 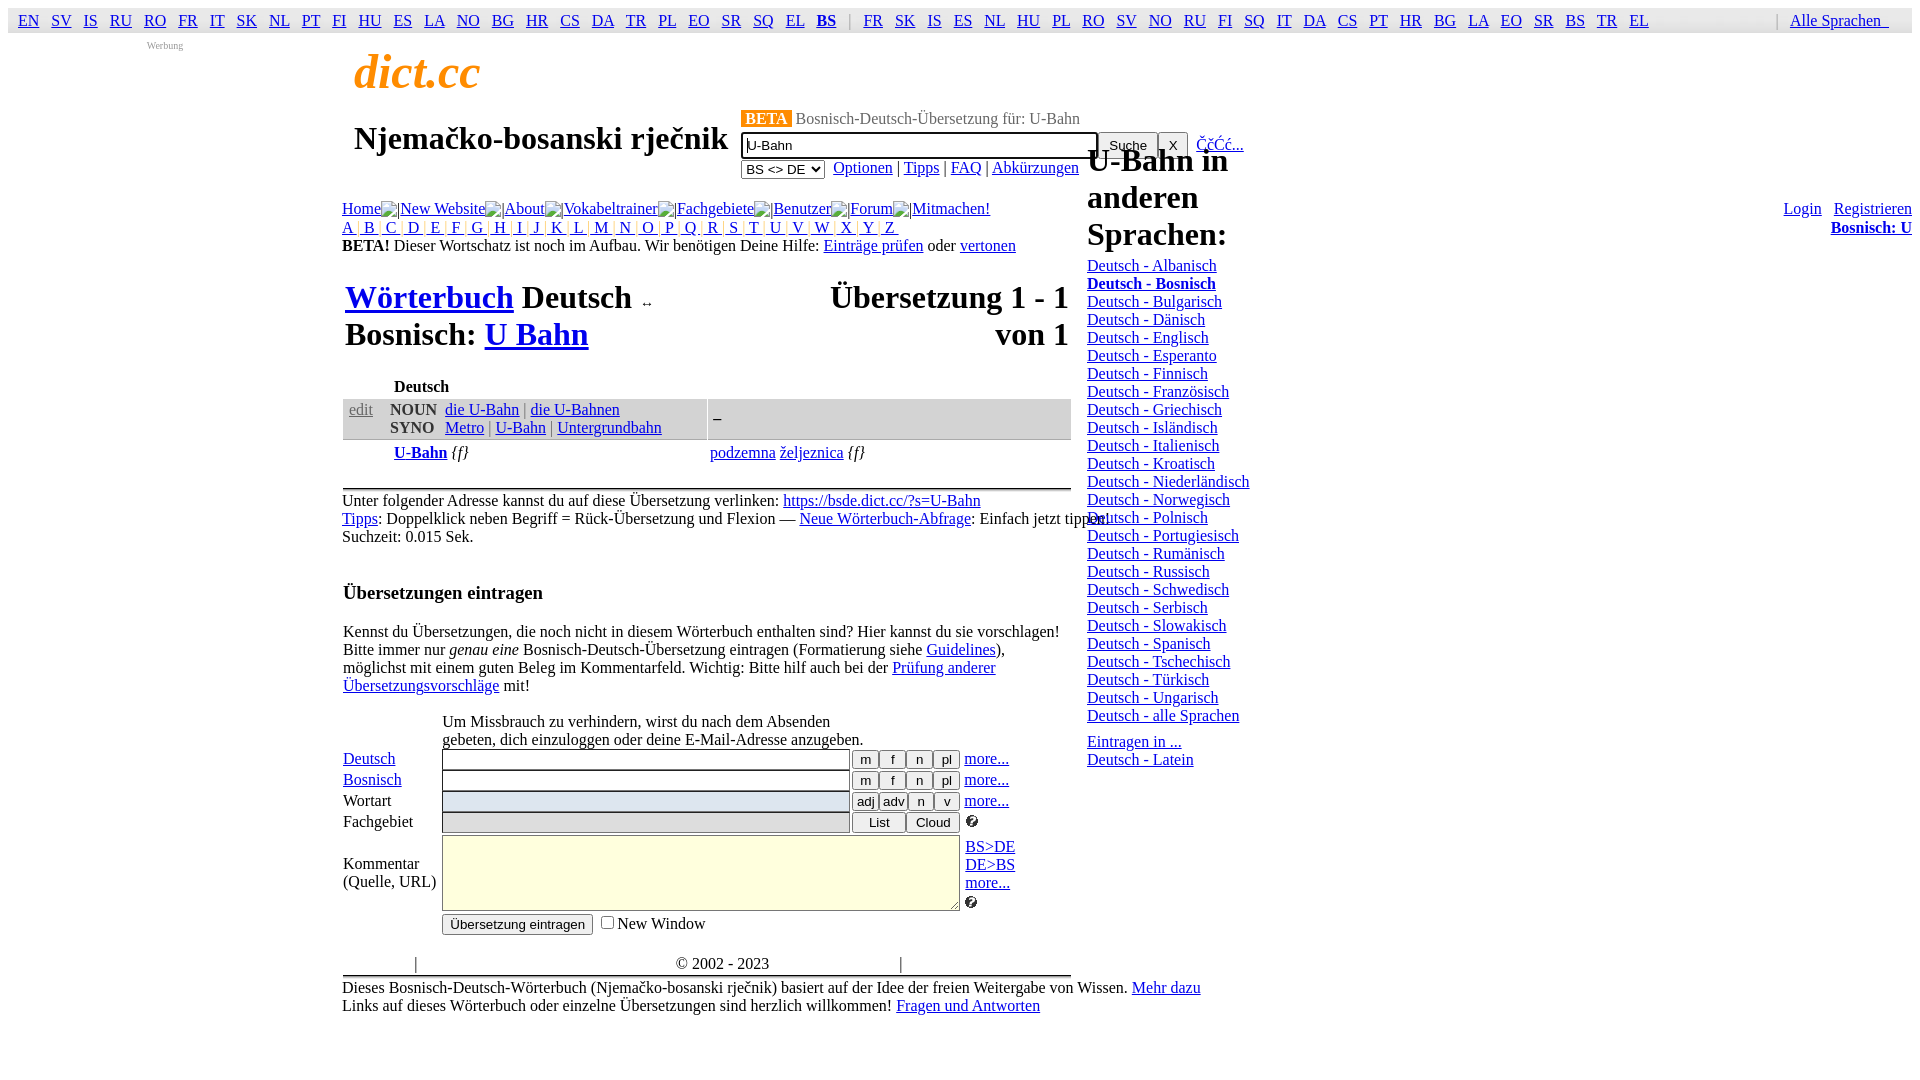 What do you see at coordinates (698, 20) in the screenshot?
I see `'EO'` at bounding box center [698, 20].